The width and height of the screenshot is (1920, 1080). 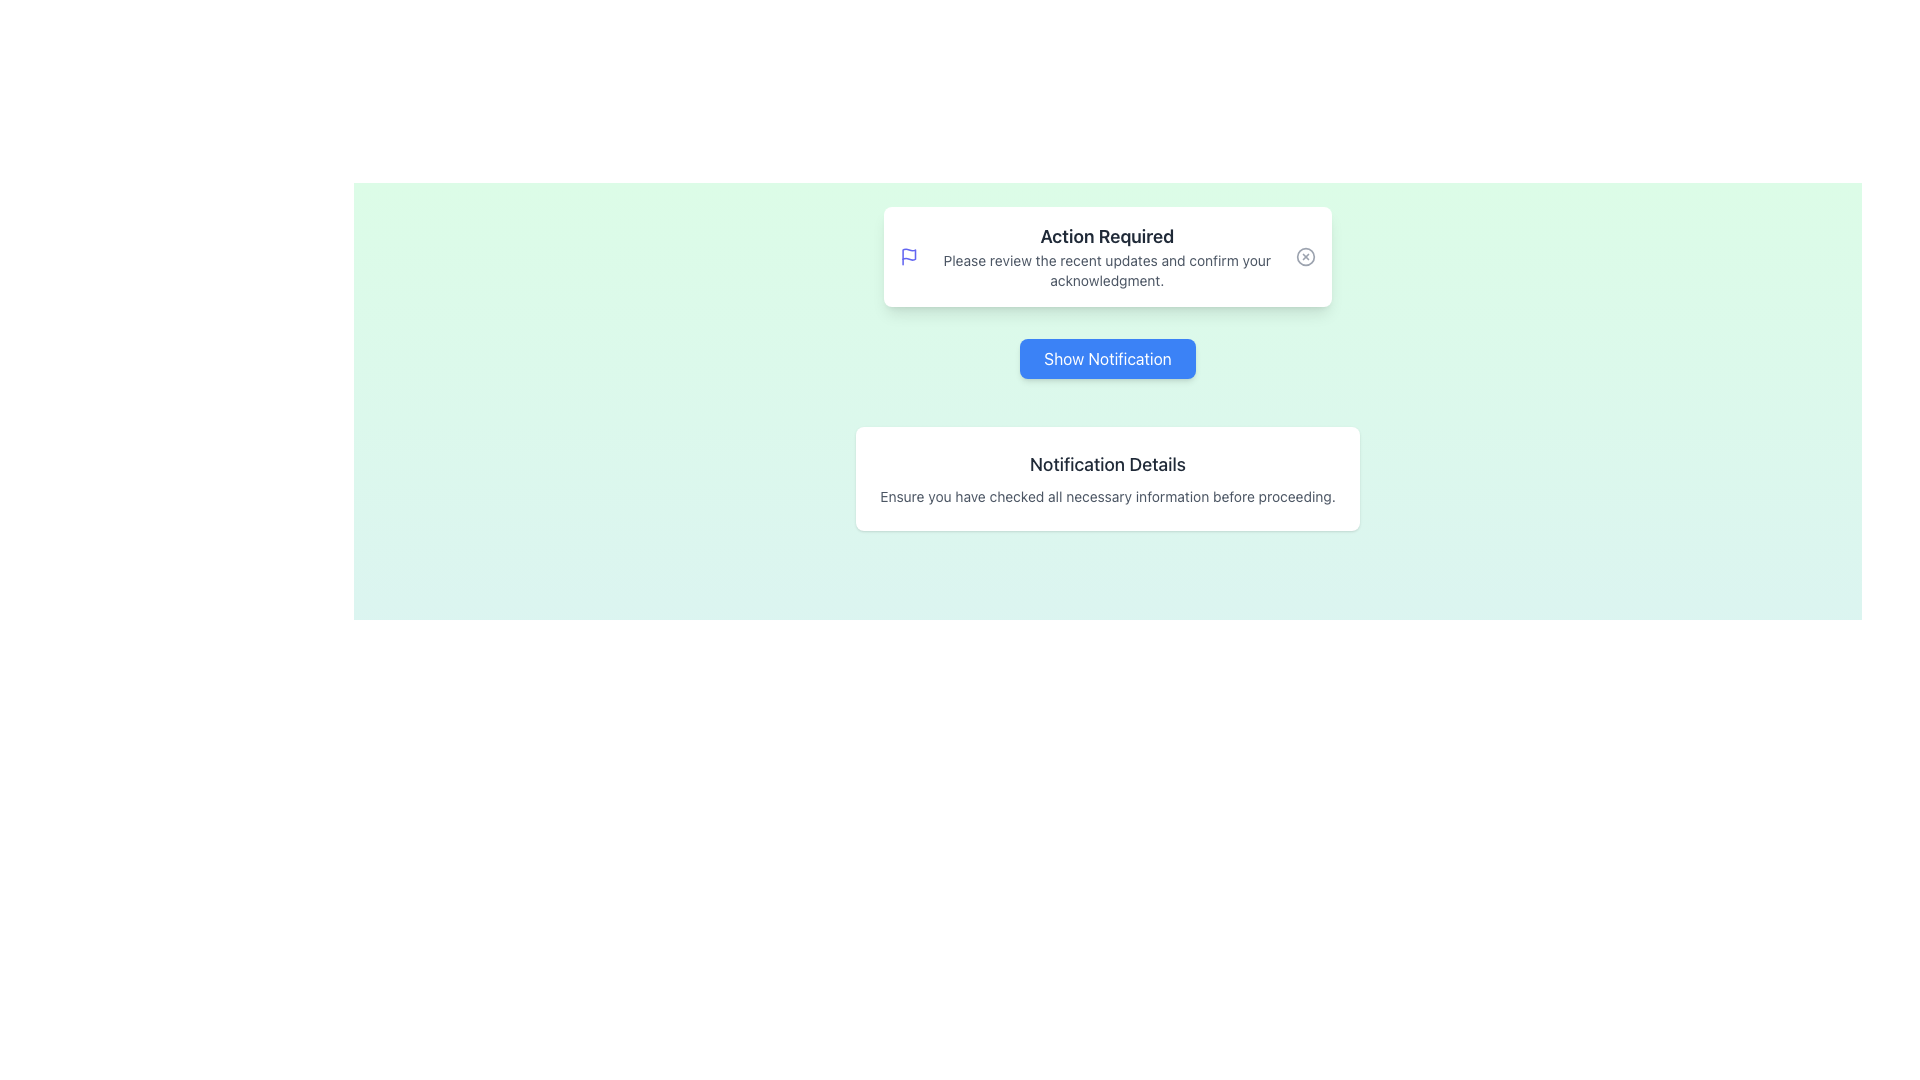 What do you see at coordinates (1107, 465) in the screenshot?
I see `text of the Text Header located above the text element that reads 'Ensure you have checked all necessary information before proceeding.'` at bounding box center [1107, 465].